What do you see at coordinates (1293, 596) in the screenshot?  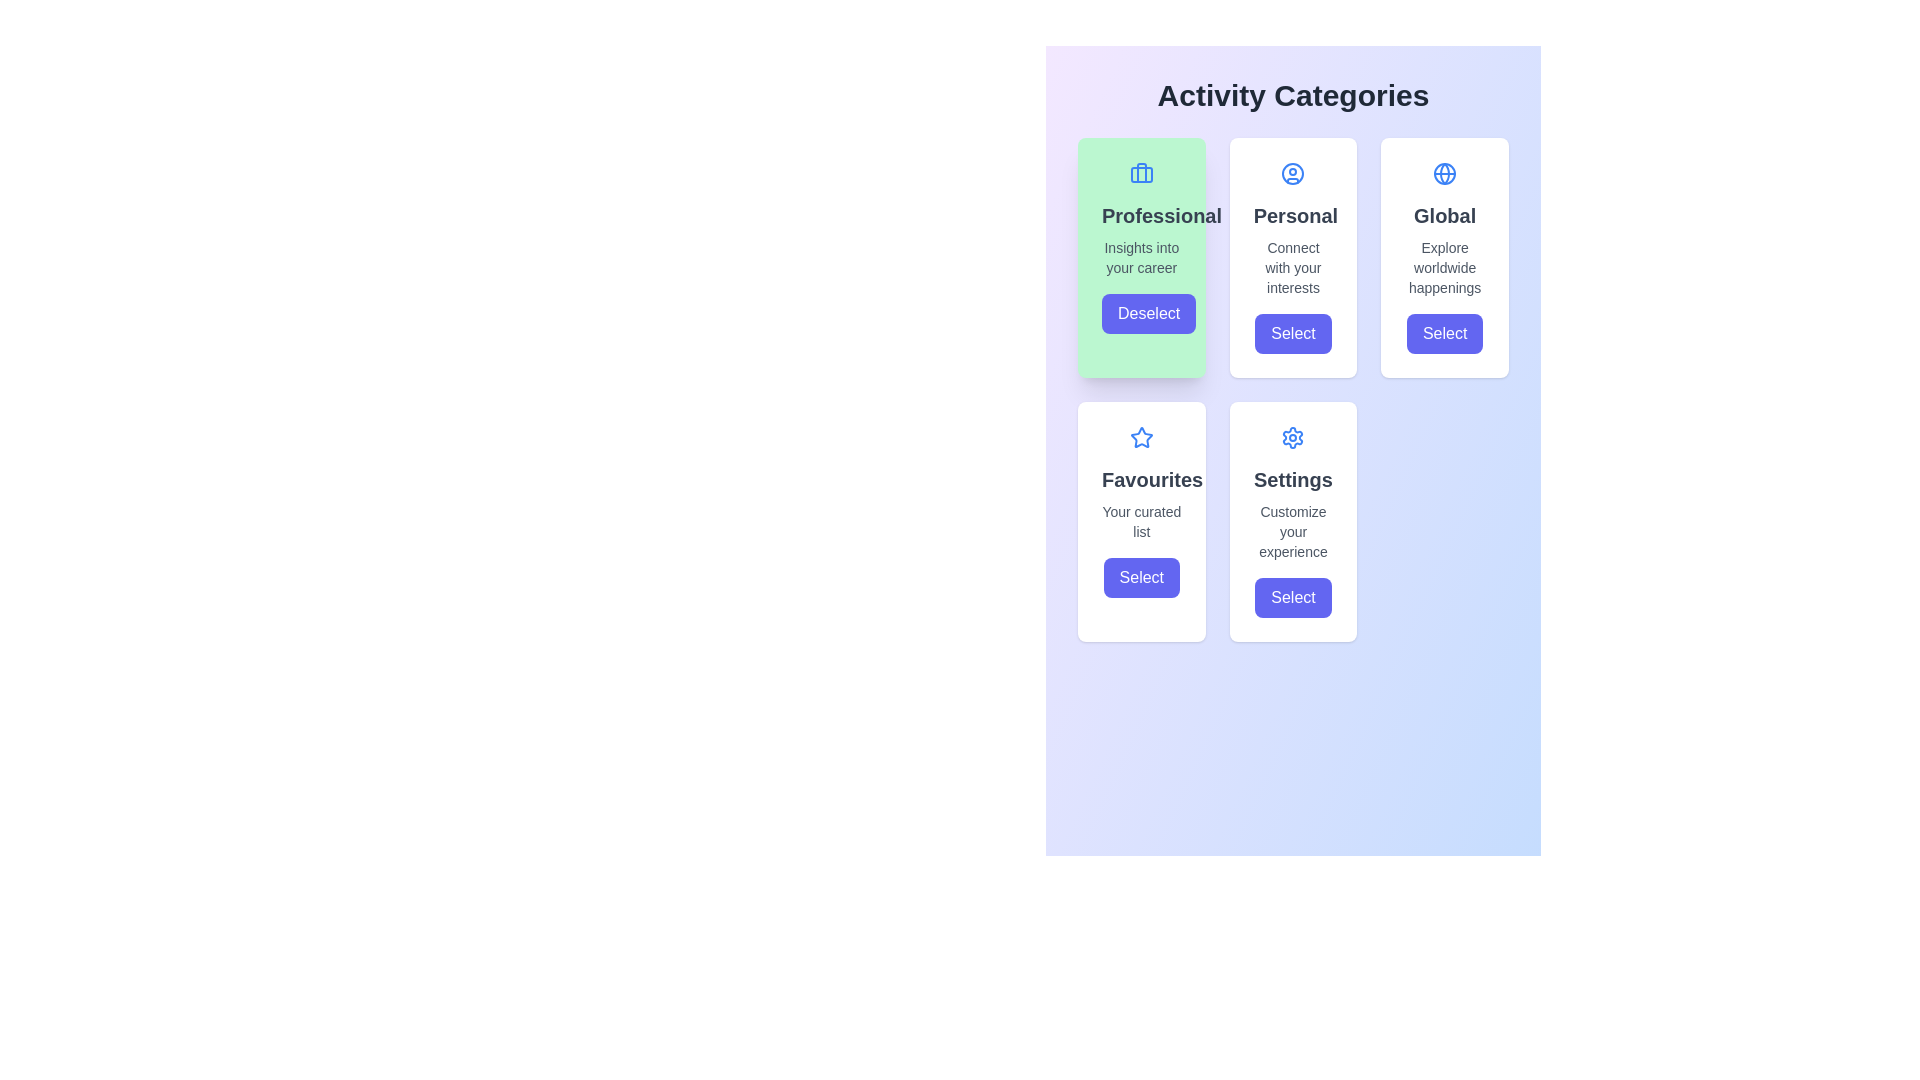 I see `the 'Settings' button located at the bottom of the 'Settings' card` at bounding box center [1293, 596].